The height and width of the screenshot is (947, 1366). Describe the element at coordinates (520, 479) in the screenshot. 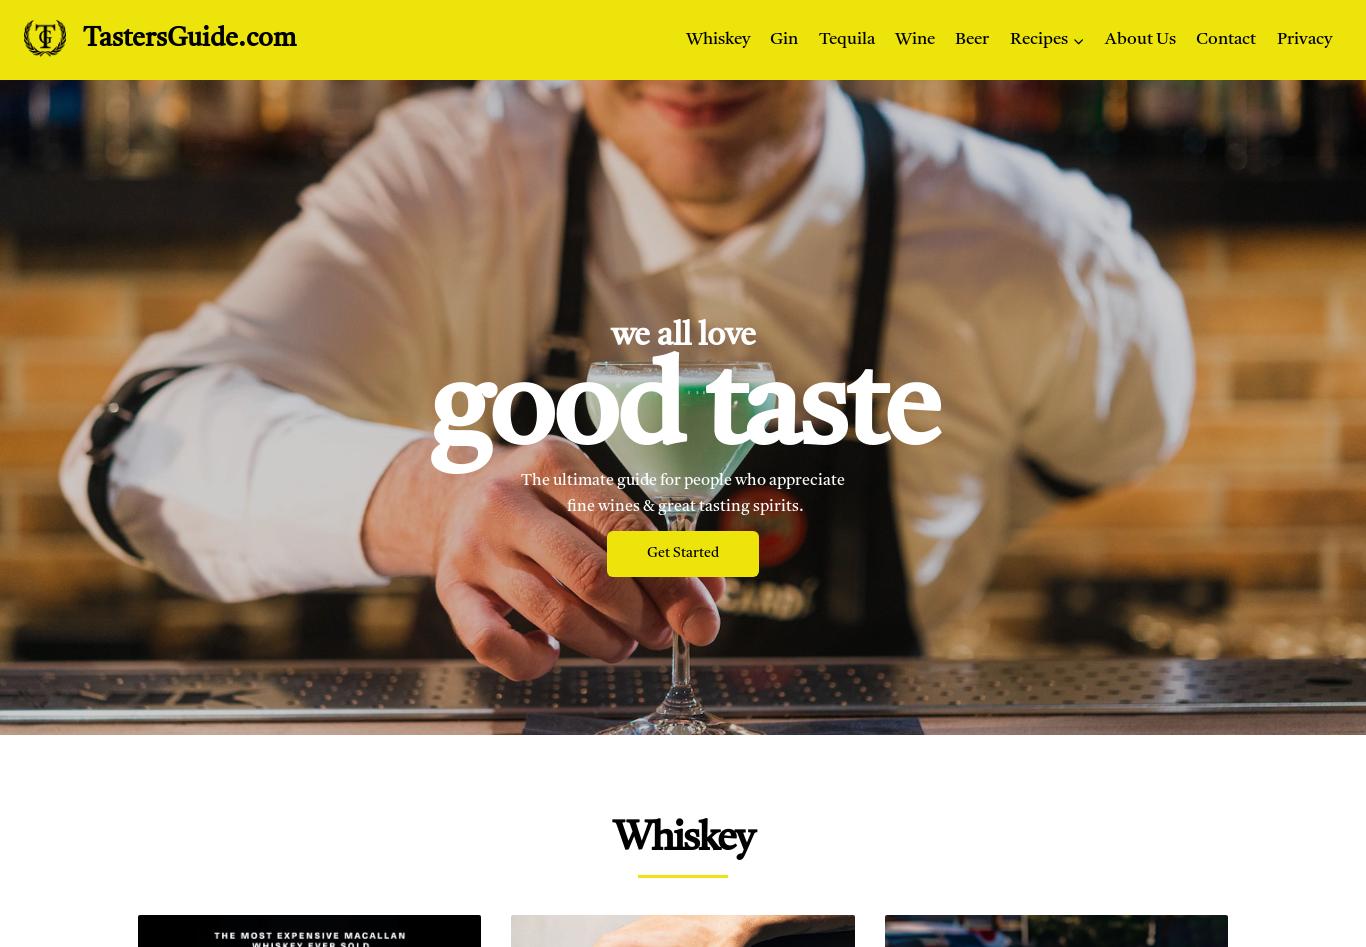

I see `'The ultimate guide for people who appreciate'` at that location.